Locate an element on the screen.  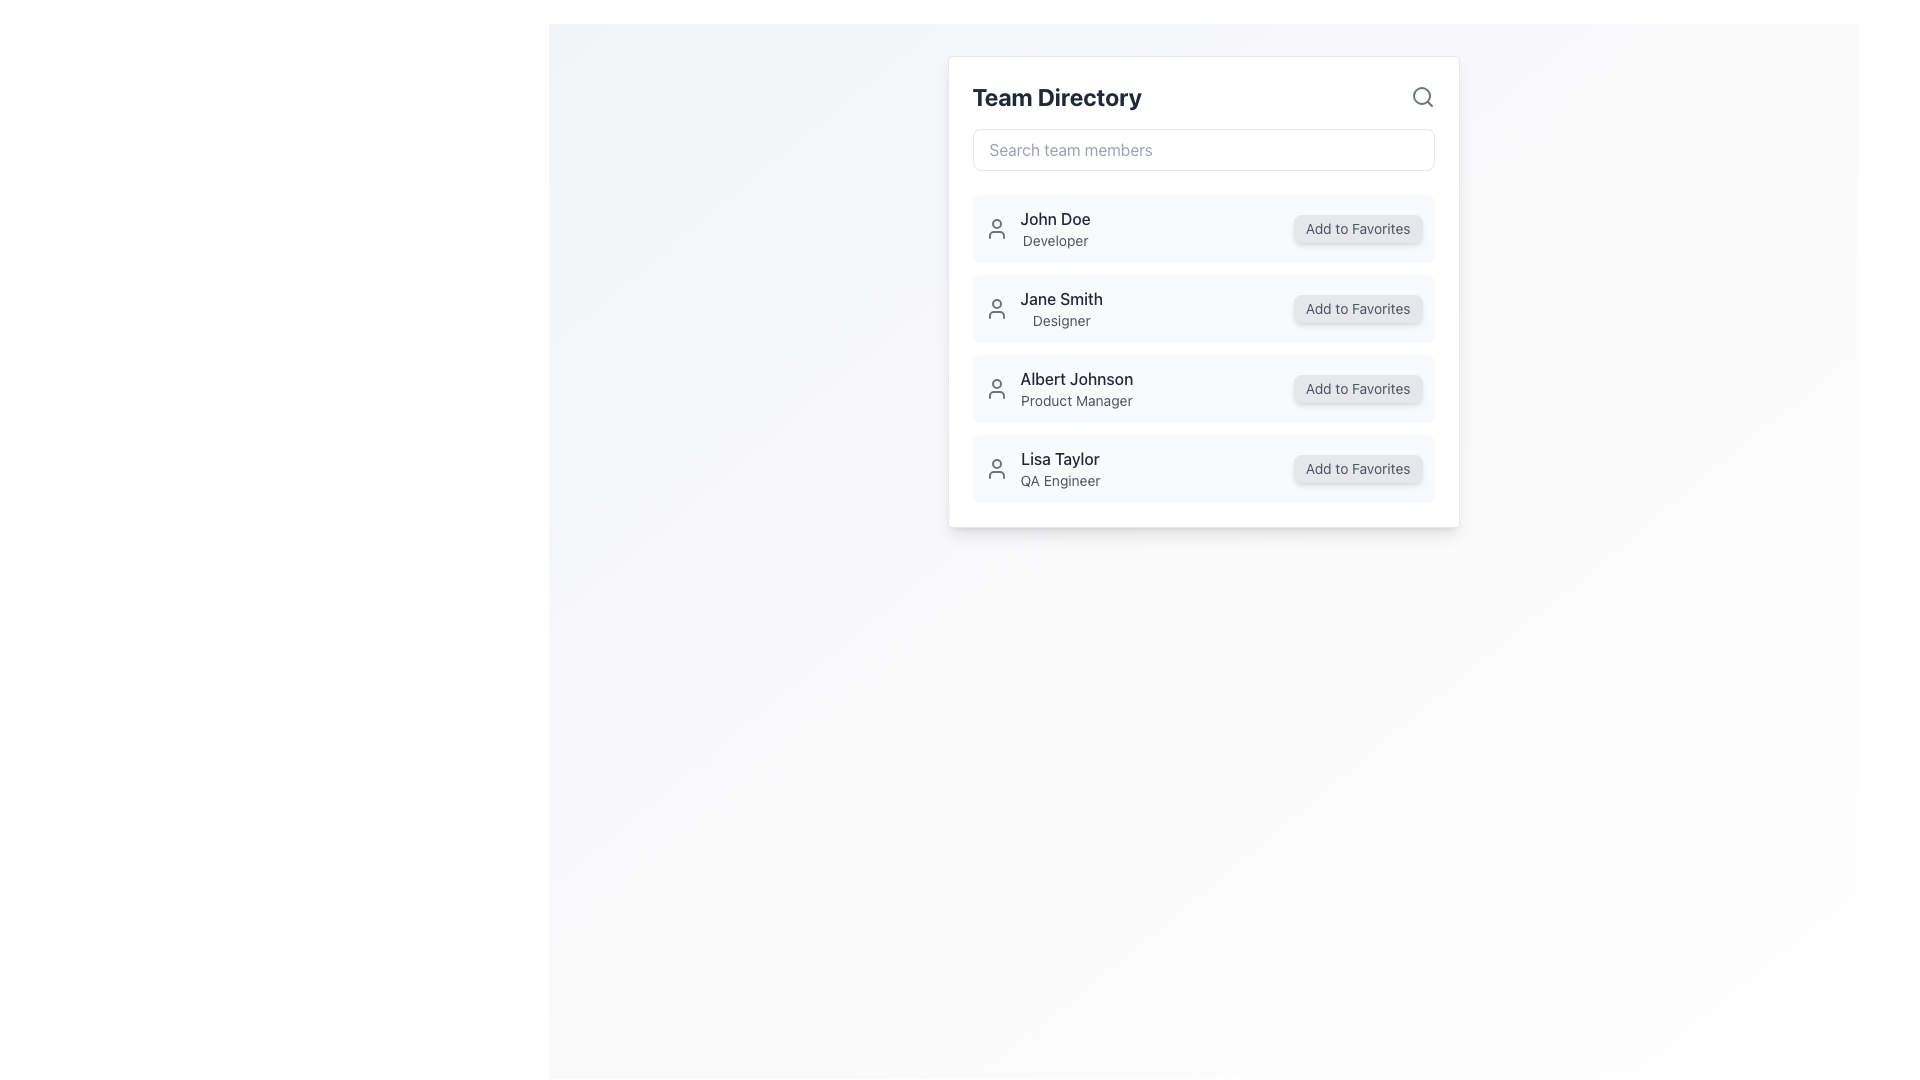
role of the person identified by the text 'Developer', which is displayed in a small gray font directly below 'John Doe' in the Team Directory list is located at coordinates (1054, 239).